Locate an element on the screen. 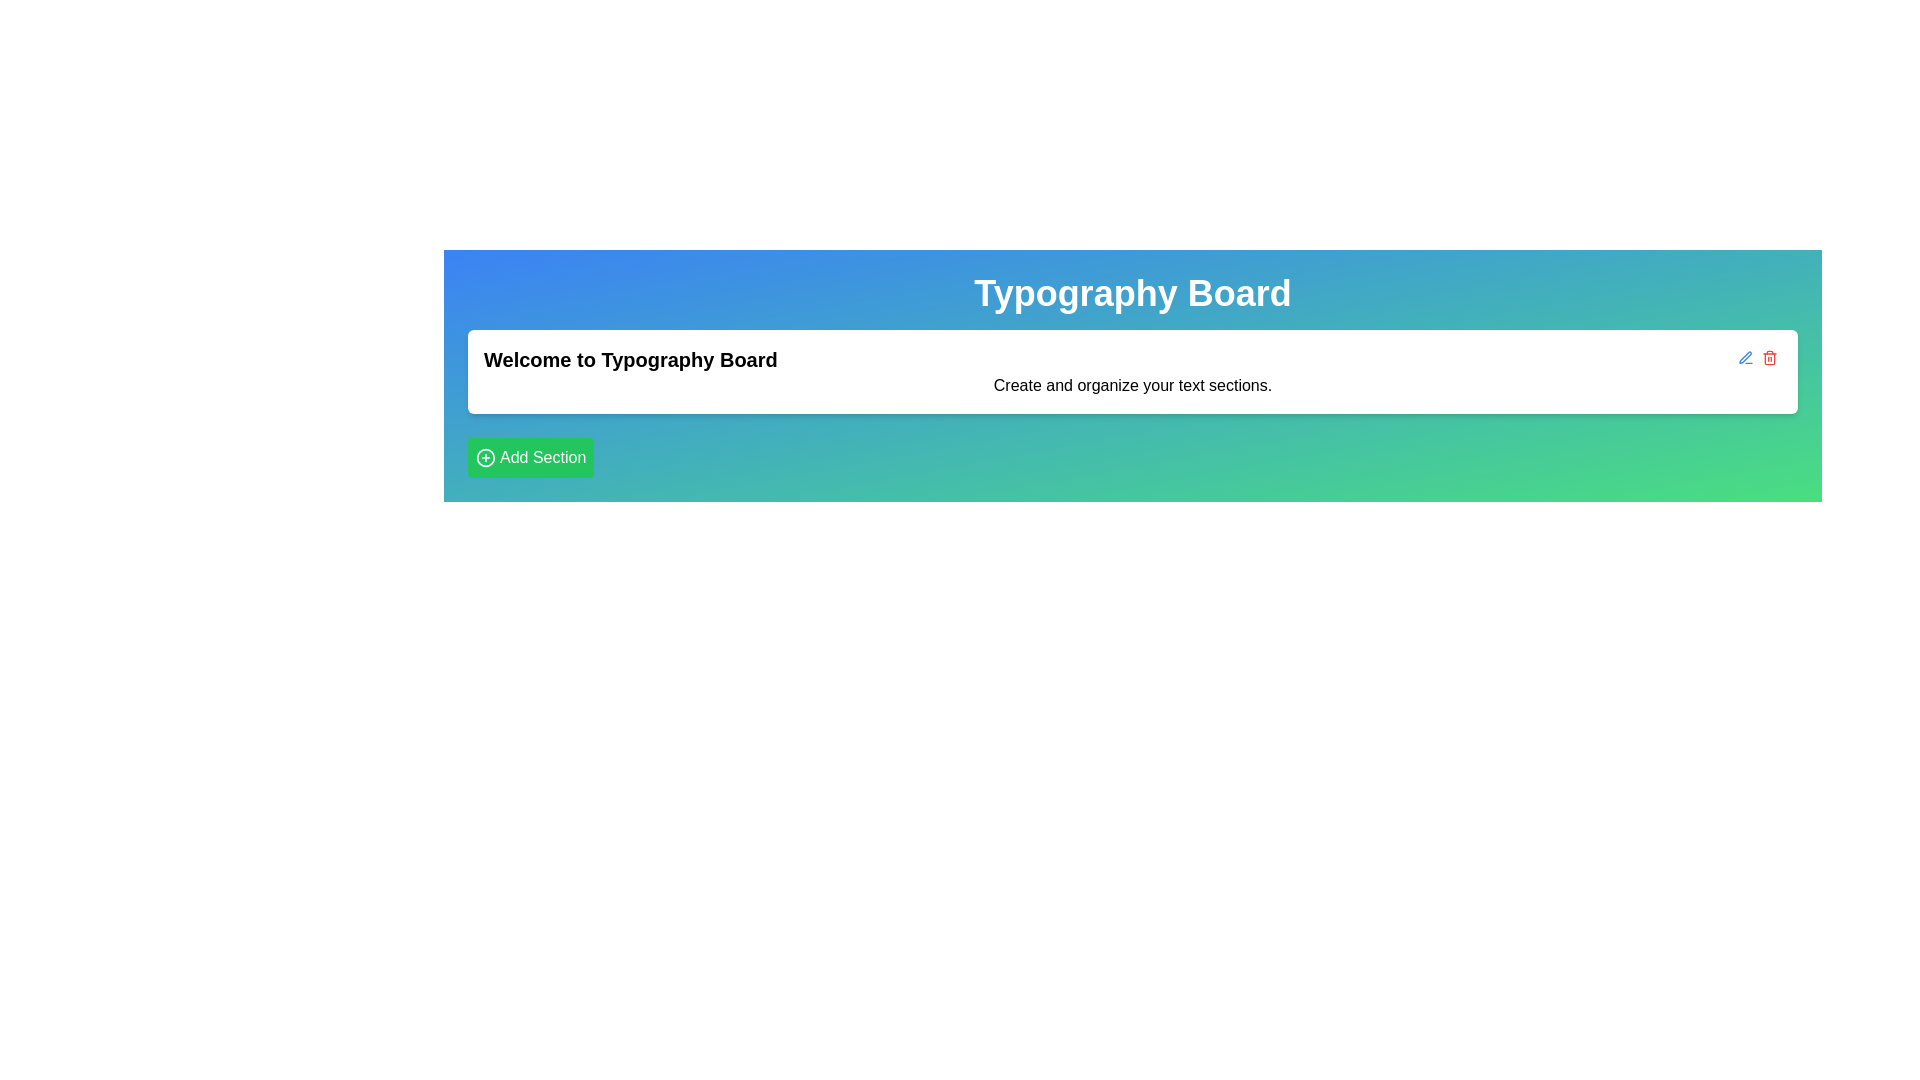  the Trash icon button located in the header of the card-like component, adjacent to the blue pencil icon is located at coordinates (1770, 357).